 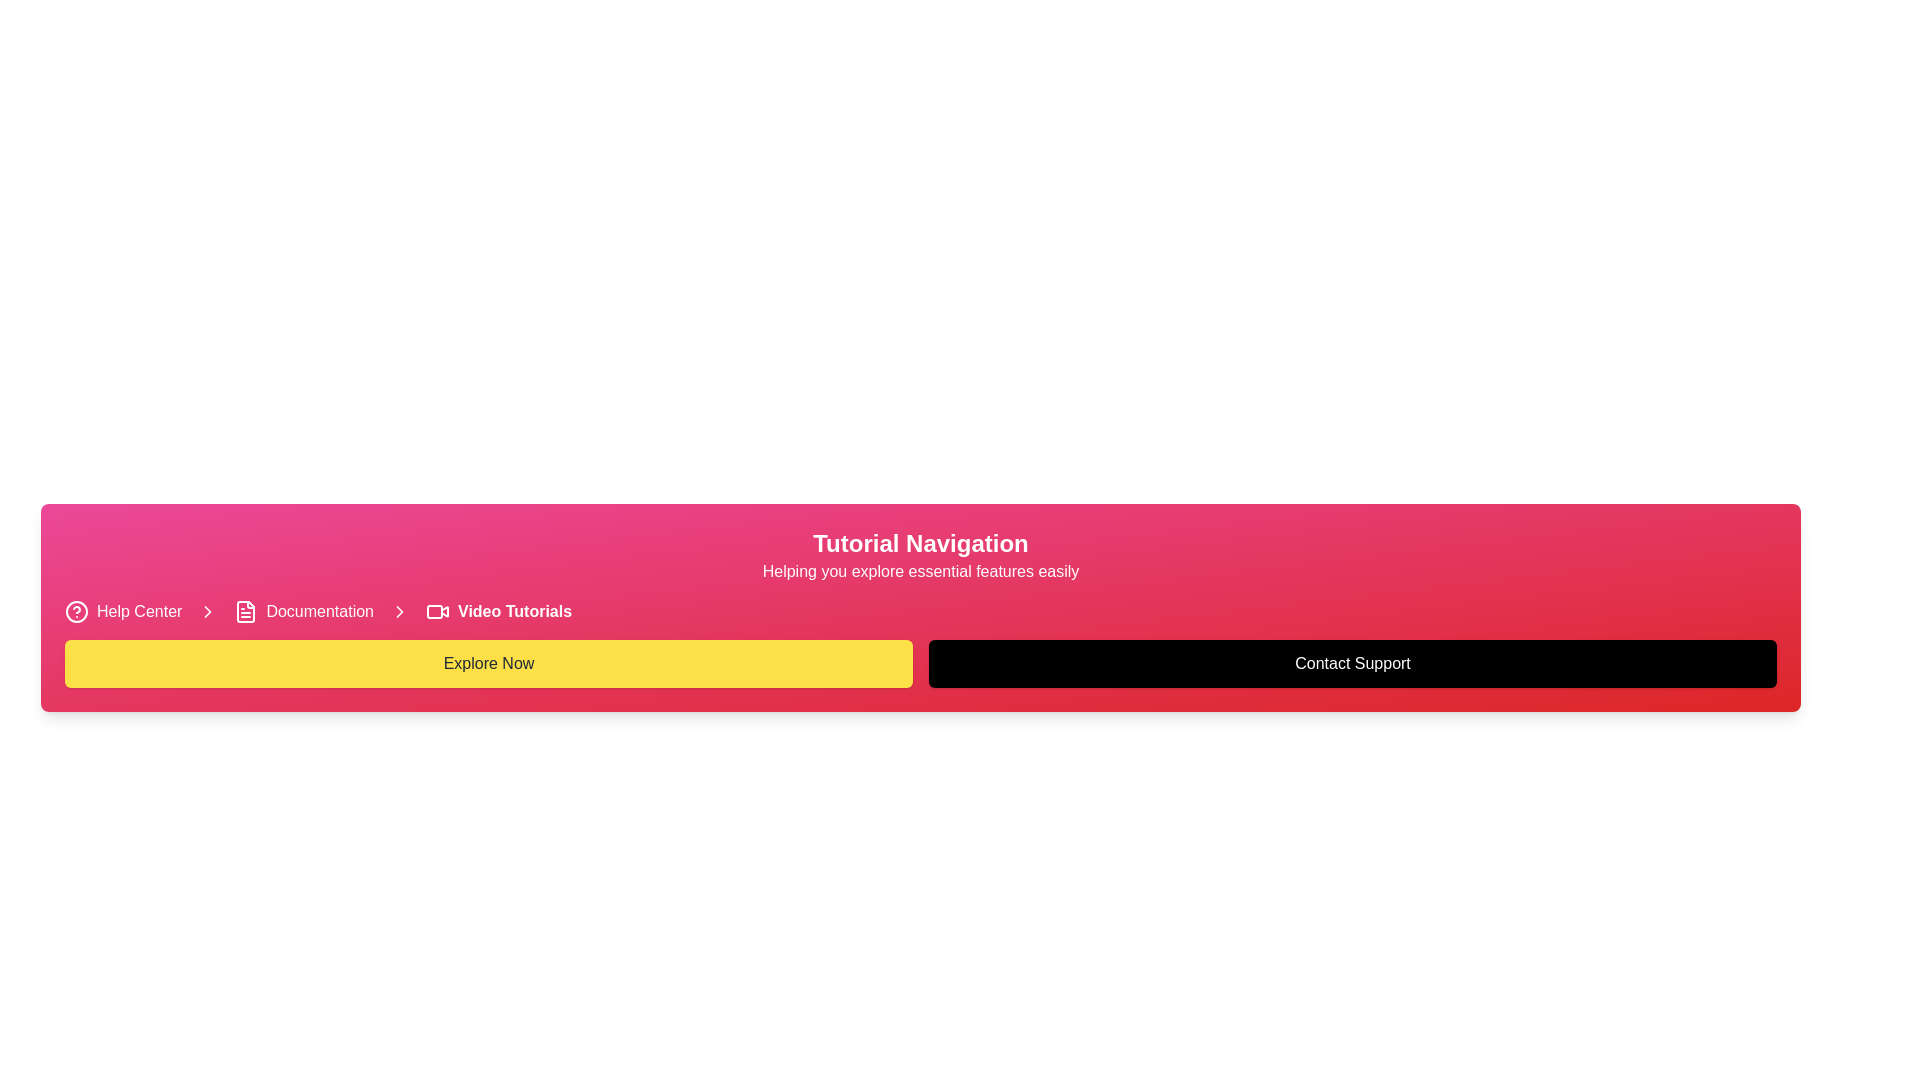 What do you see at coordinates (489, 663) in the screenshot?
I see `the first button in the horizontal layout, located to the left of the 'Contact Support' button, to initiate exploration` at bounding box center [489, 663].